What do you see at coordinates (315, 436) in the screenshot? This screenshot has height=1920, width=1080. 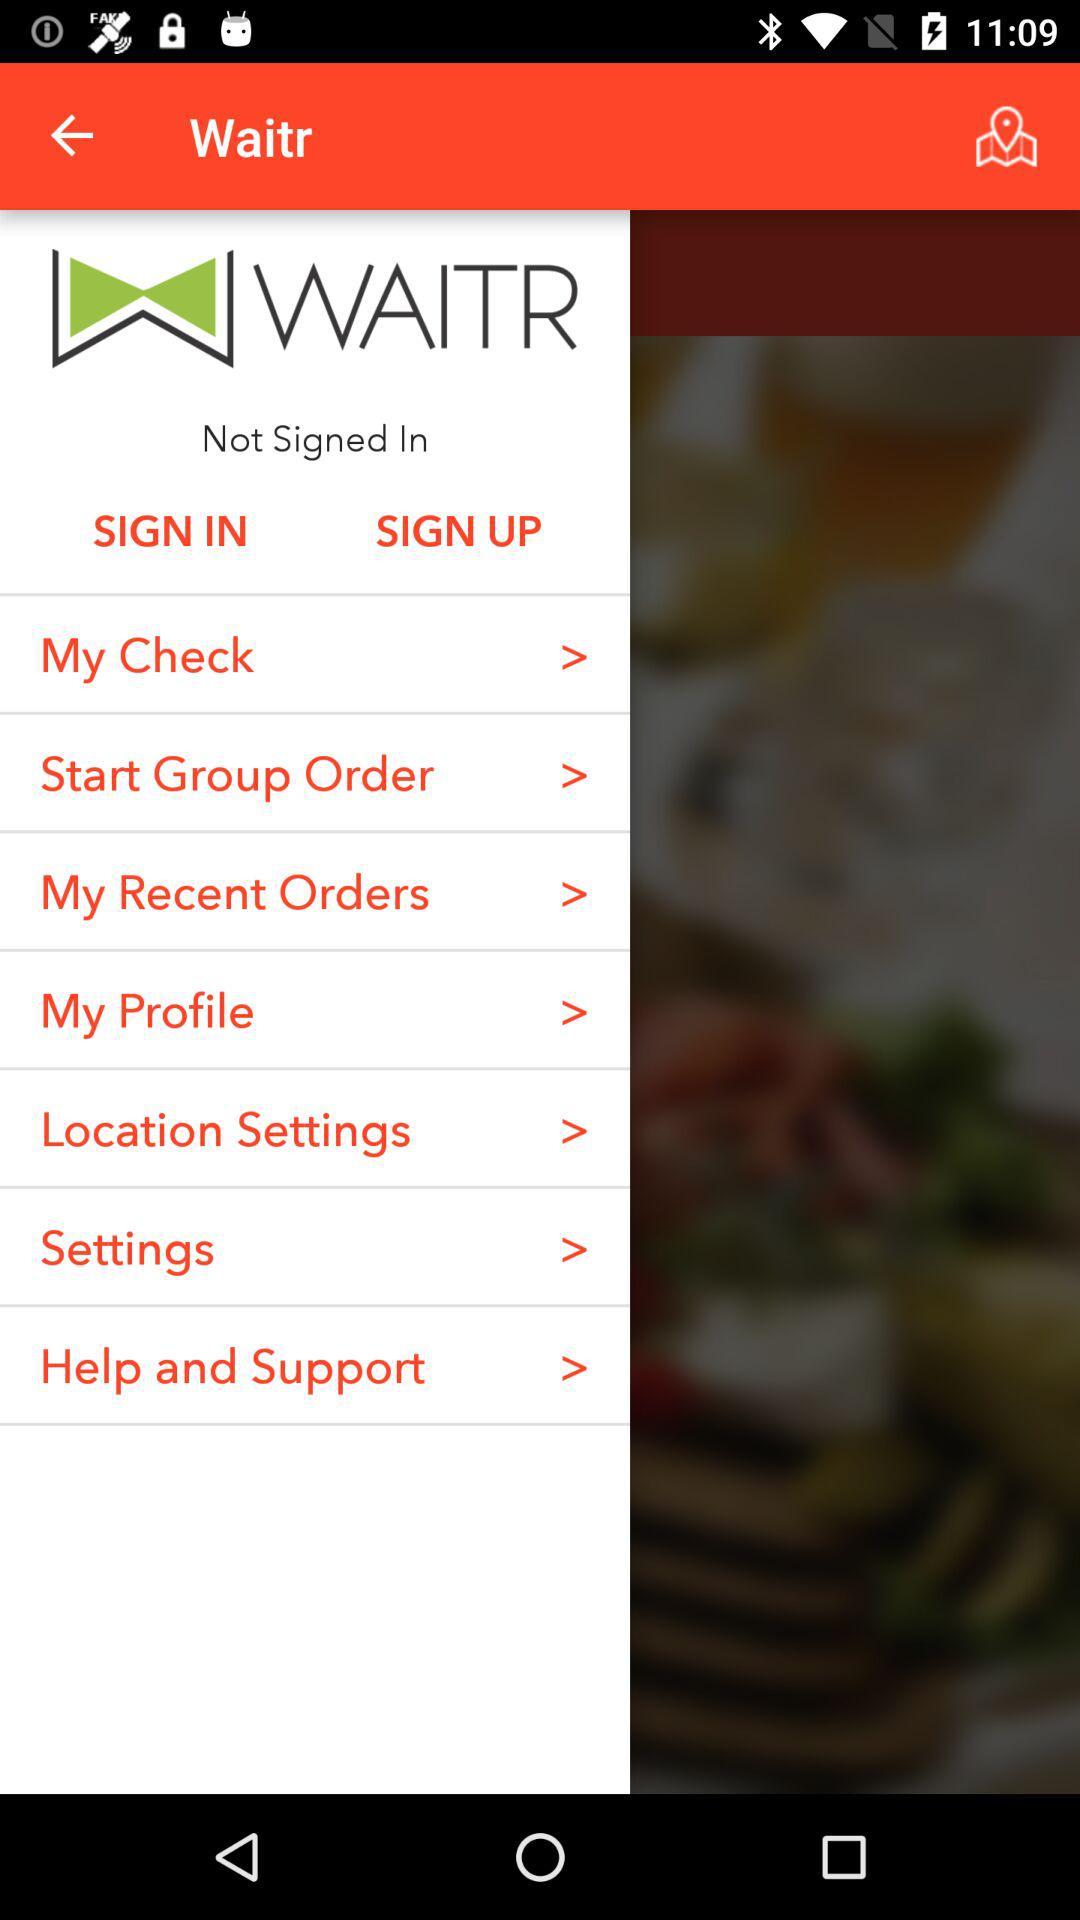 I see `not signed in` at bounding box center [315, 436].